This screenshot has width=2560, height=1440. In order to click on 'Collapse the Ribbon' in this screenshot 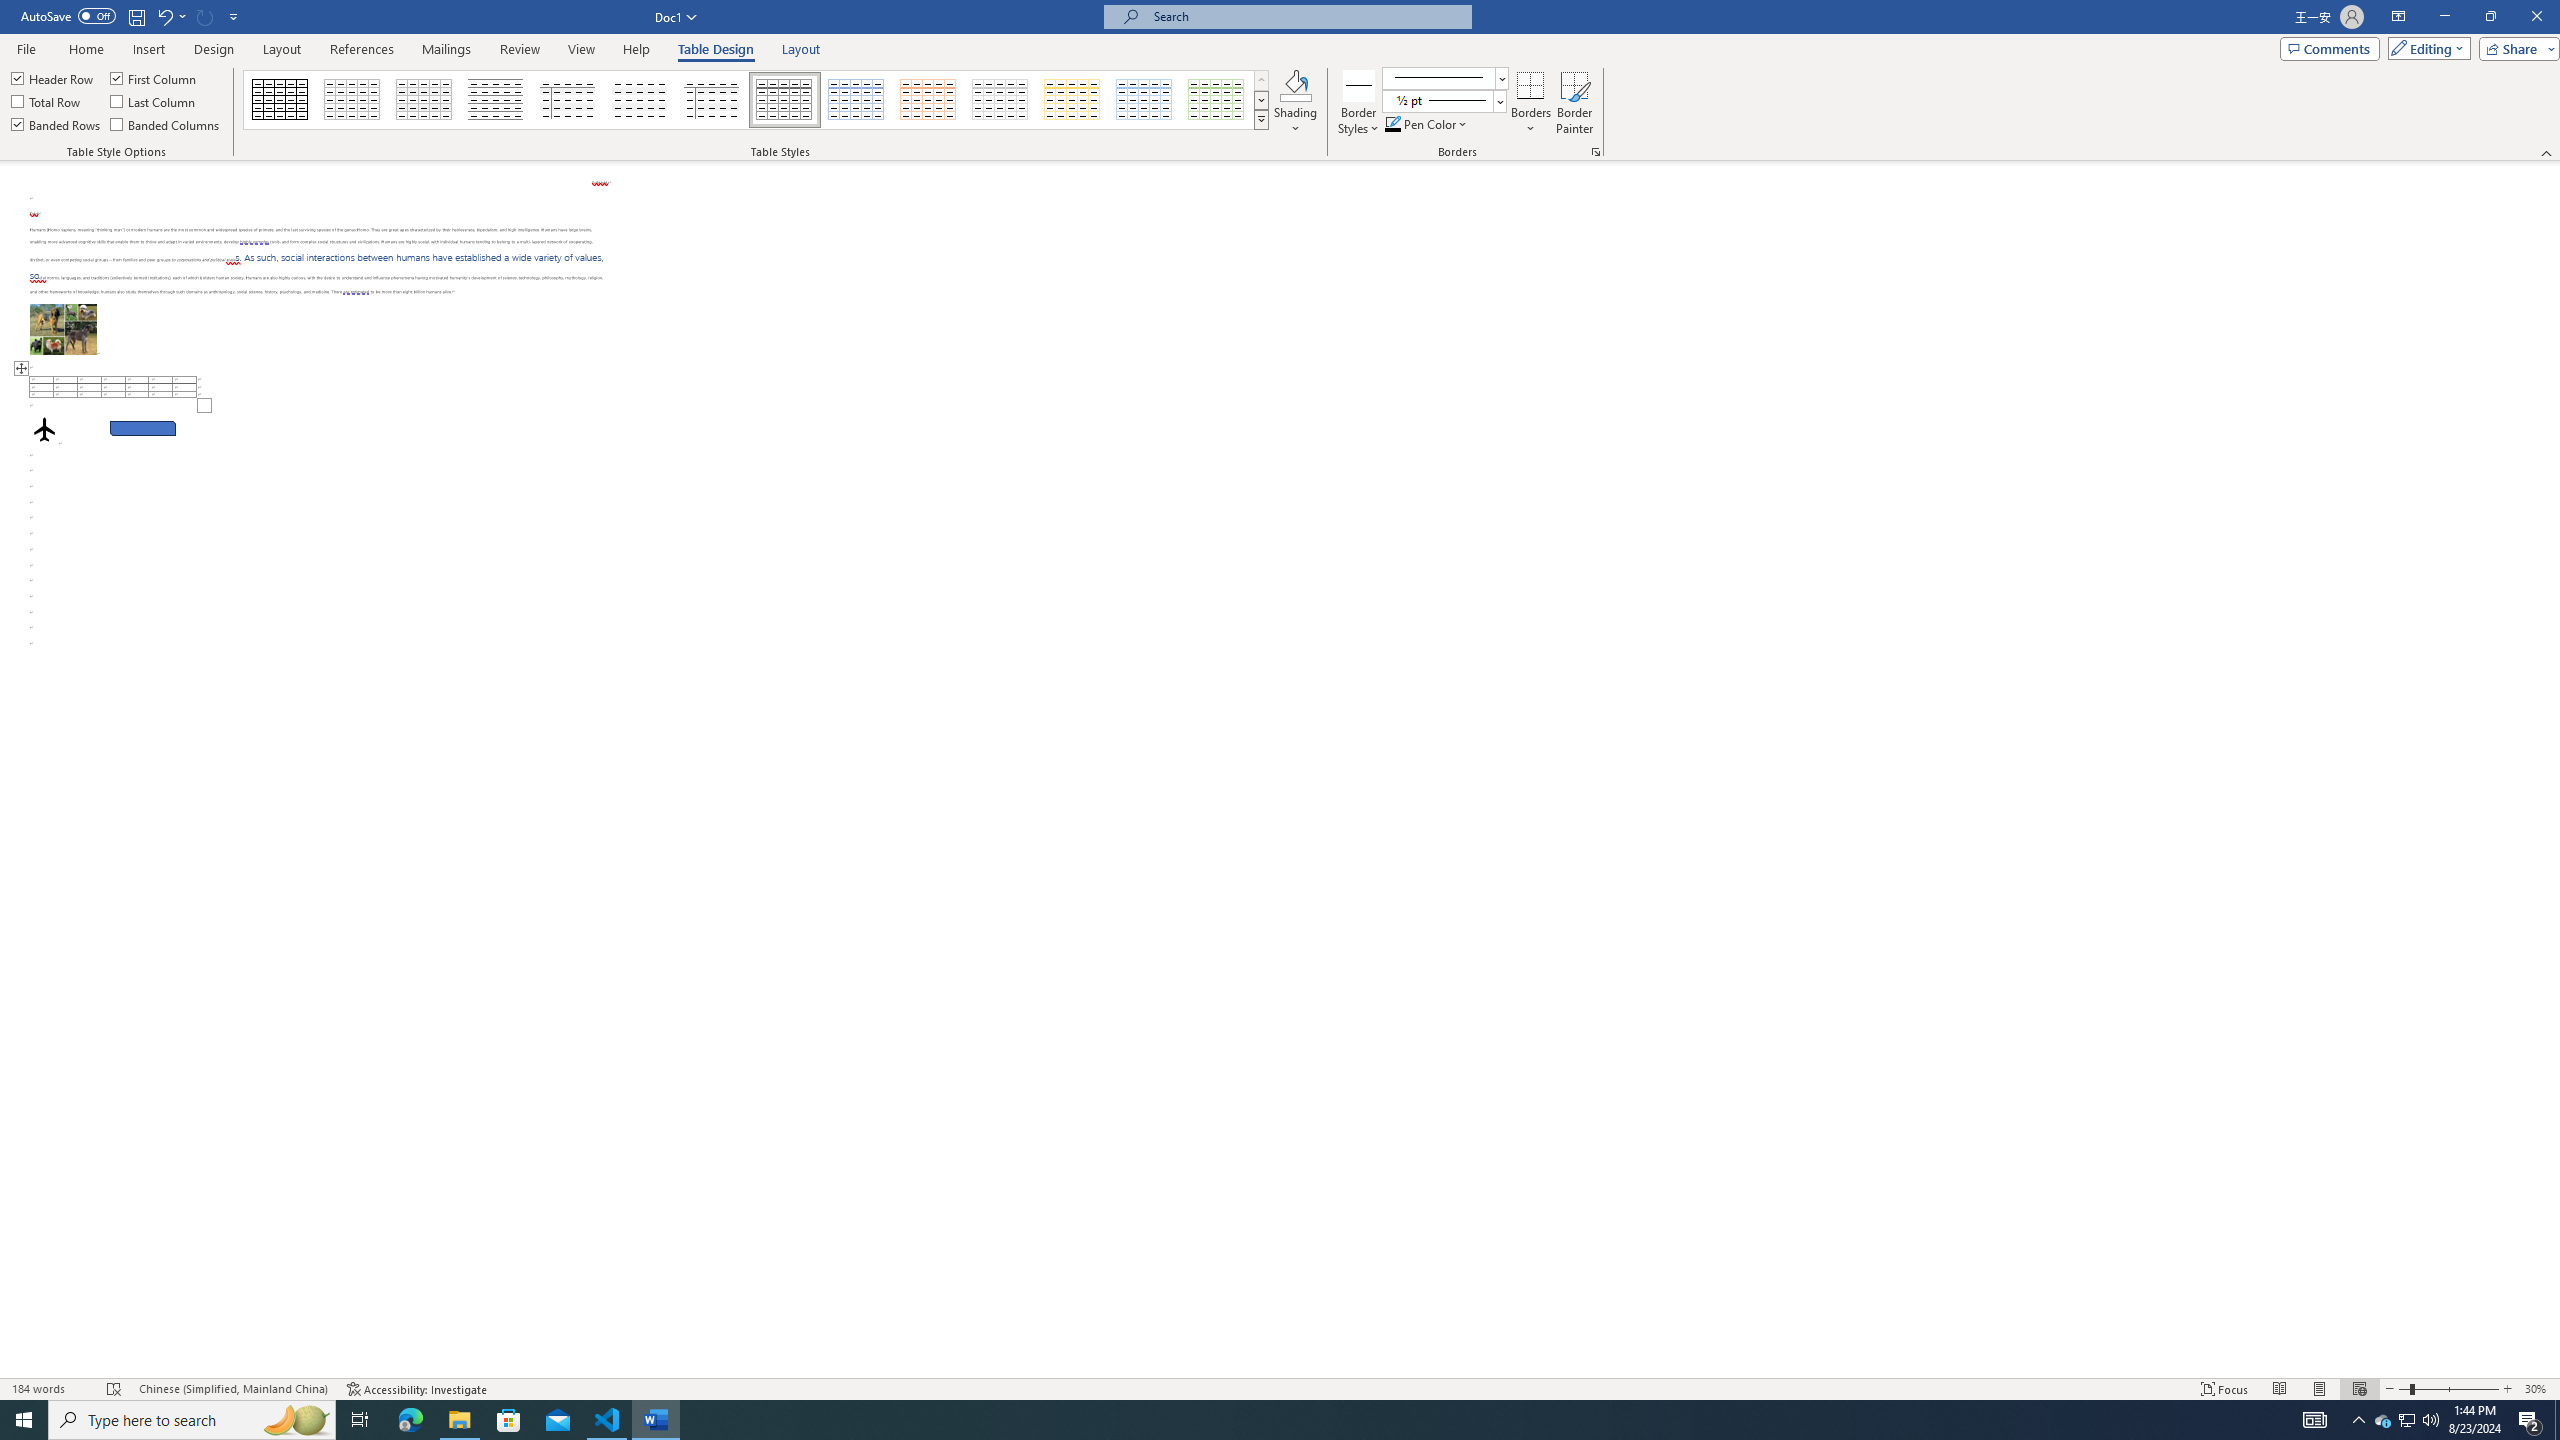, I will do `click(2547, 153)`.